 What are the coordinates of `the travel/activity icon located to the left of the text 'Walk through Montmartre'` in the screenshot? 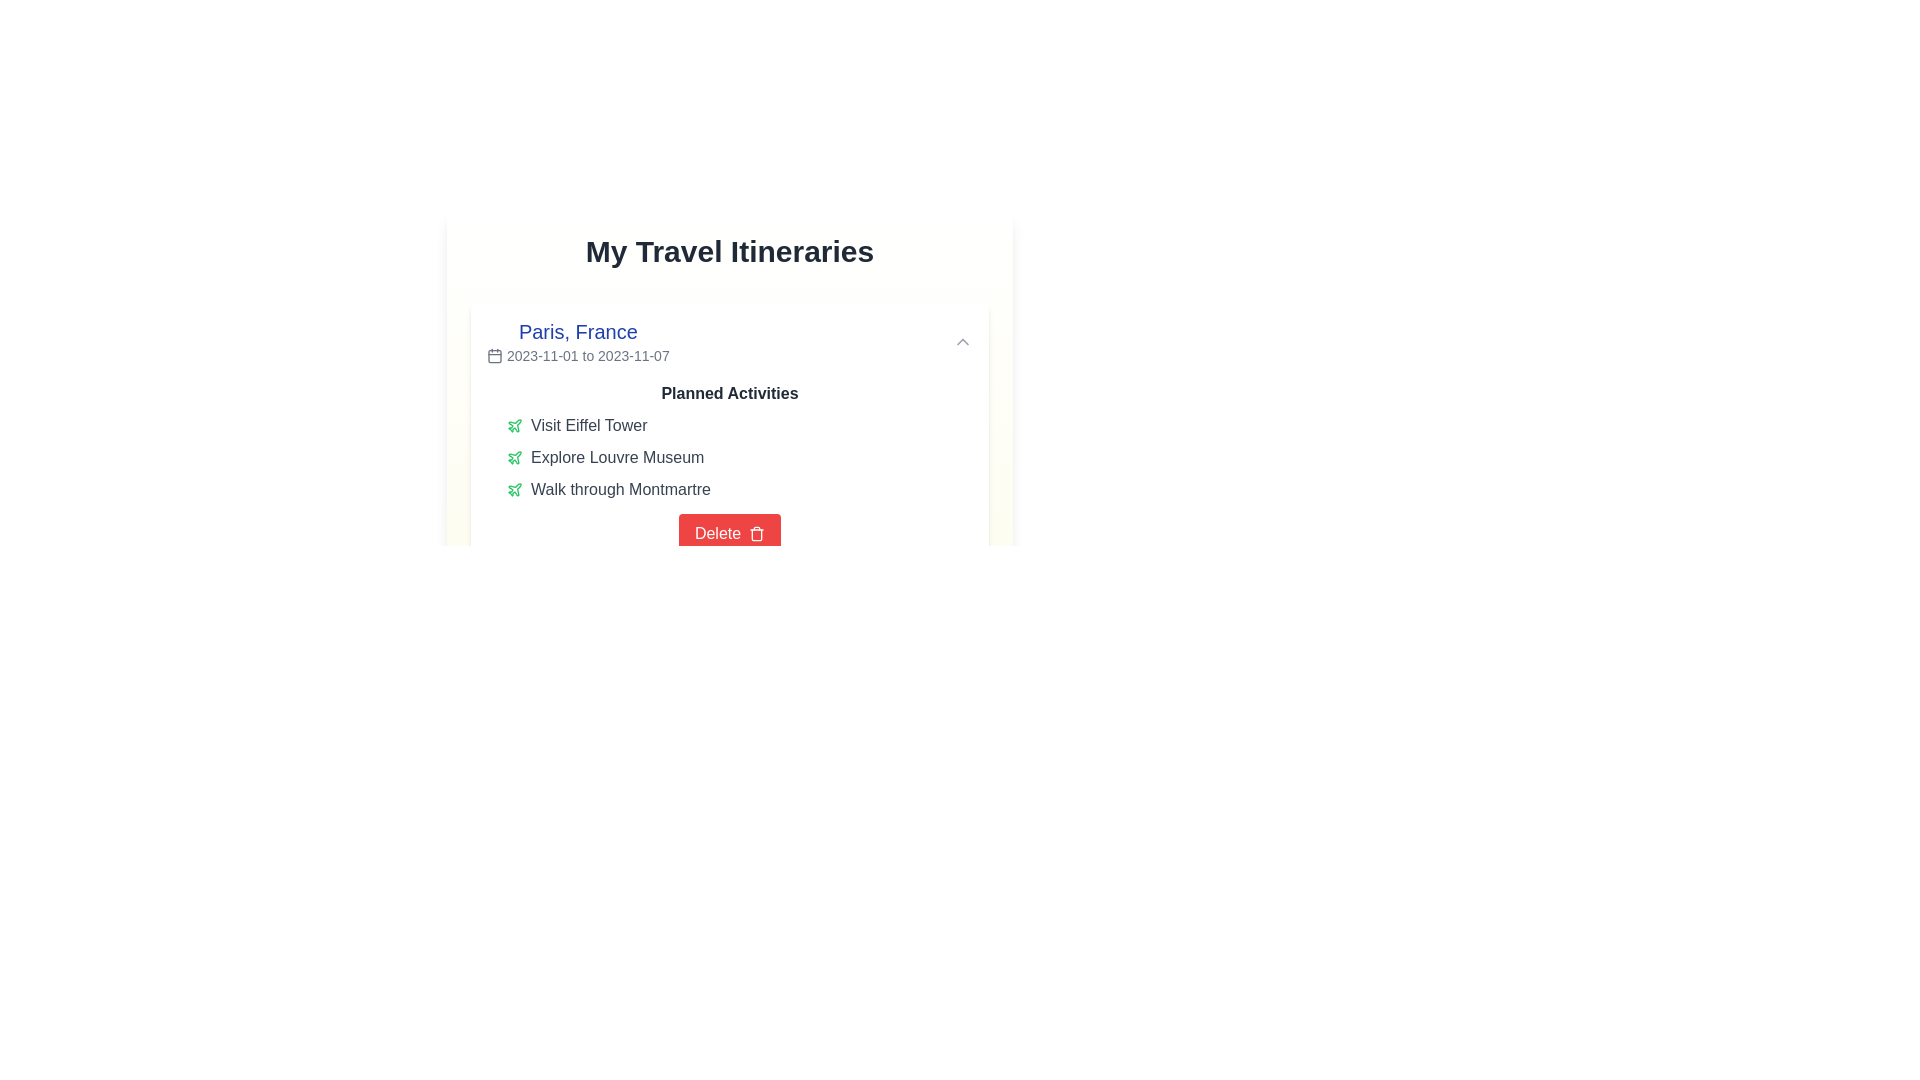 It's located at (514, 489).